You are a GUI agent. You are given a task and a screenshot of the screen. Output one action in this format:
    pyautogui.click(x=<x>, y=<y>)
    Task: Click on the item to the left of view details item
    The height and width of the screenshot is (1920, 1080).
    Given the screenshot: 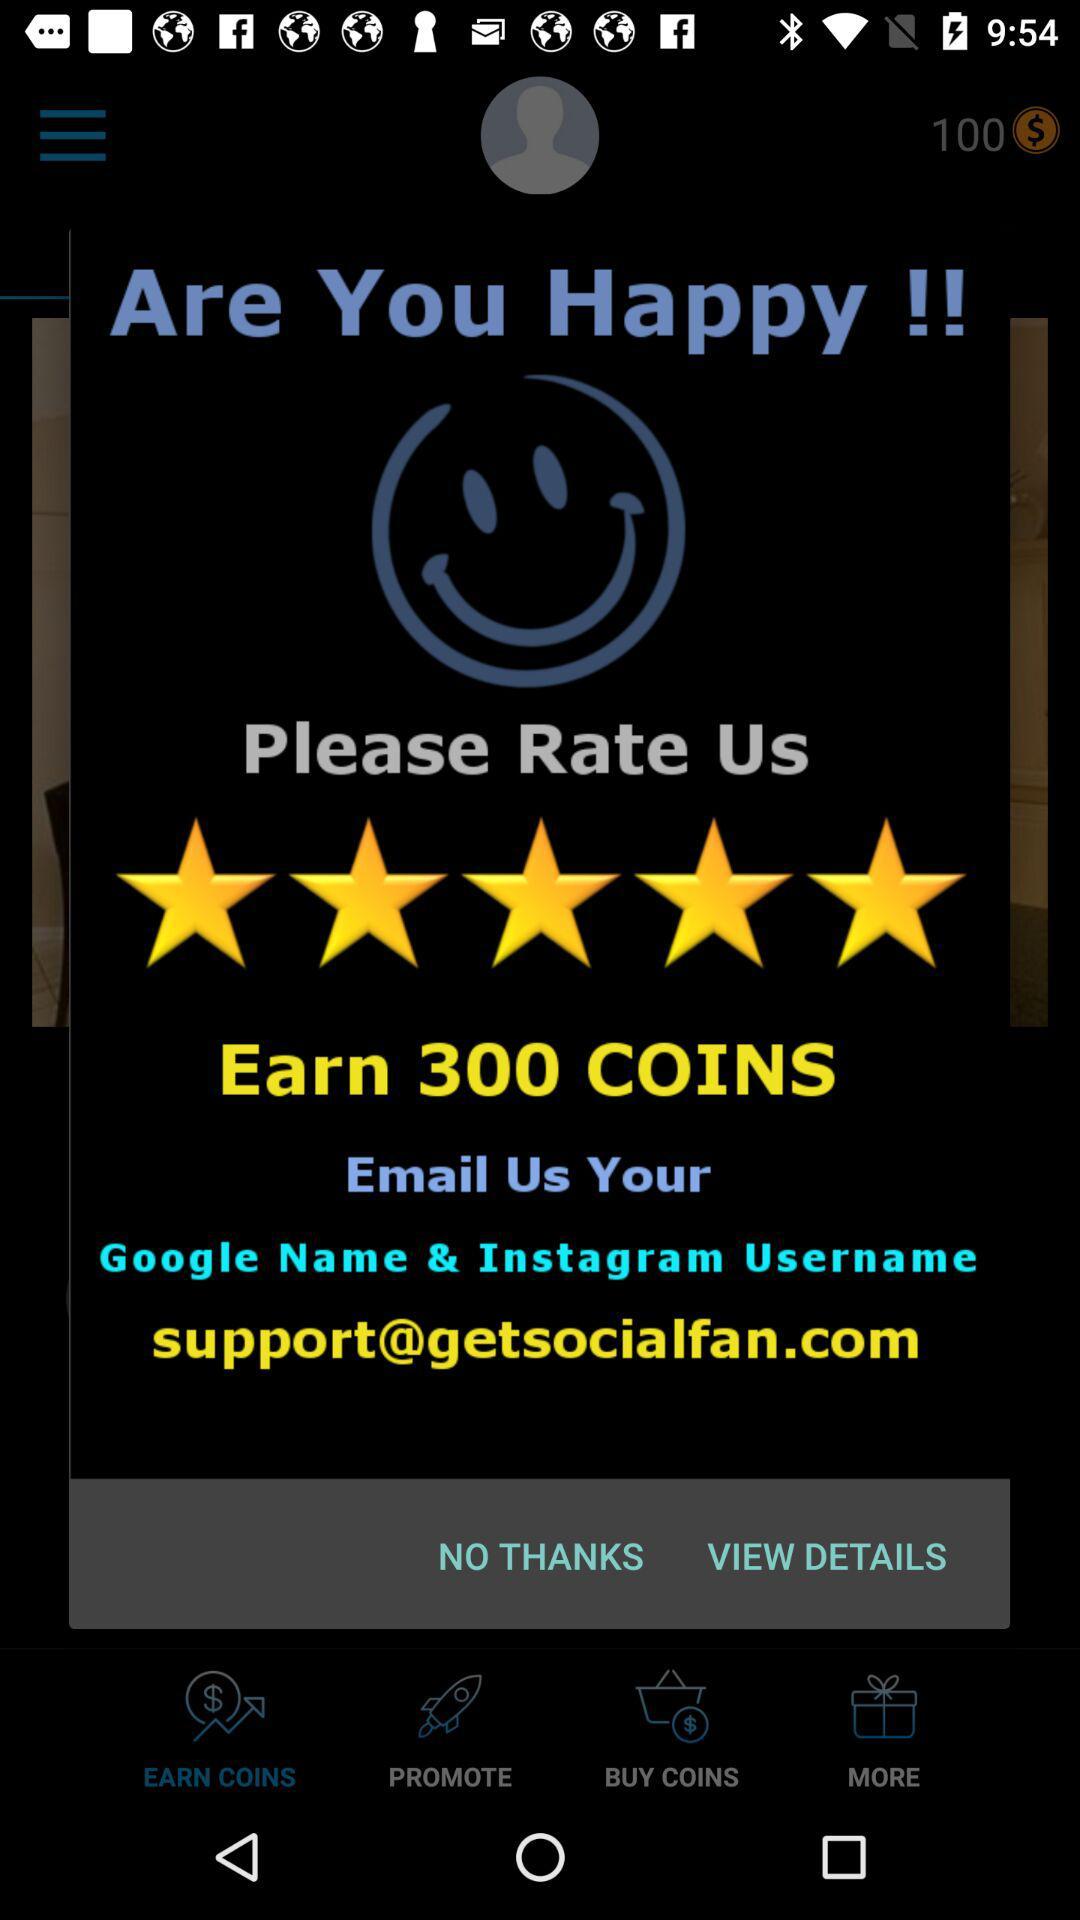 What is the action you would take?
    pyautogui.click(x=541, y=1554)
    